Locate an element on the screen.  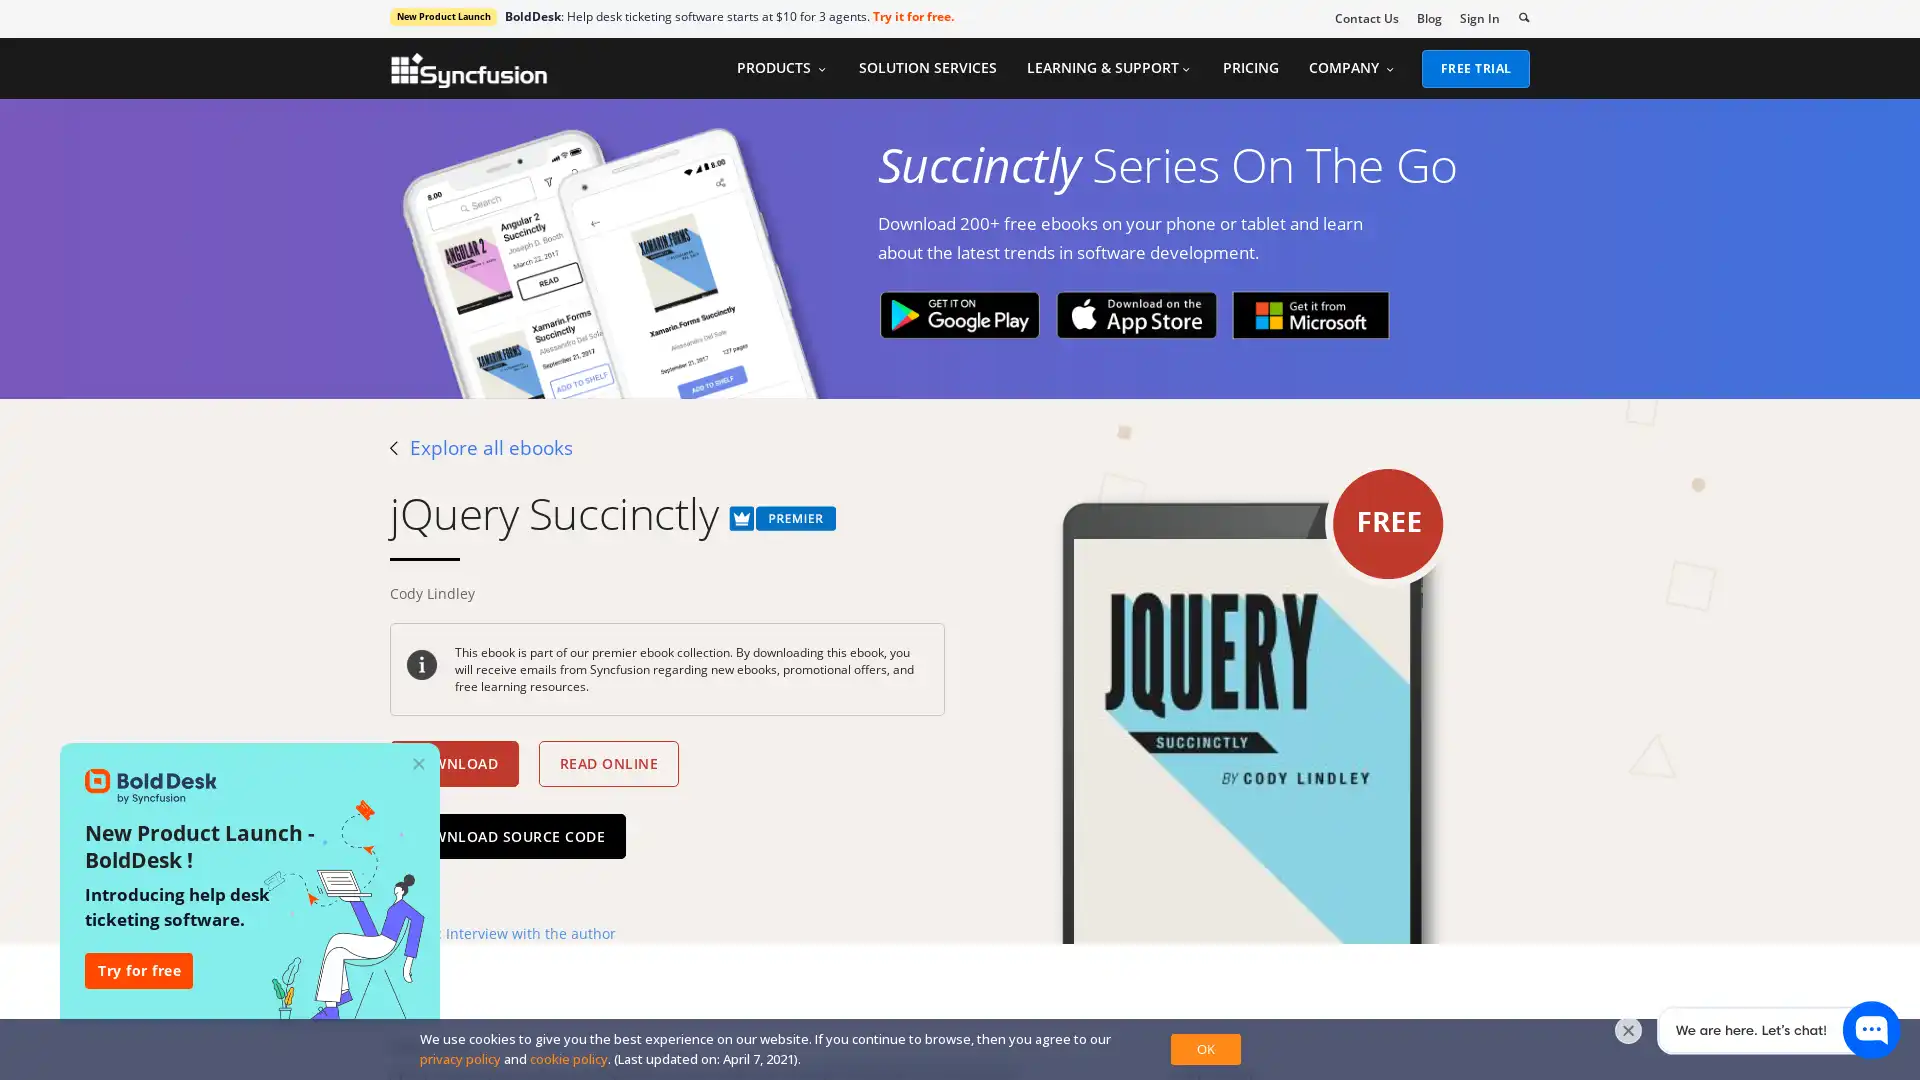
OK is located at coordinates (1204, 1048).